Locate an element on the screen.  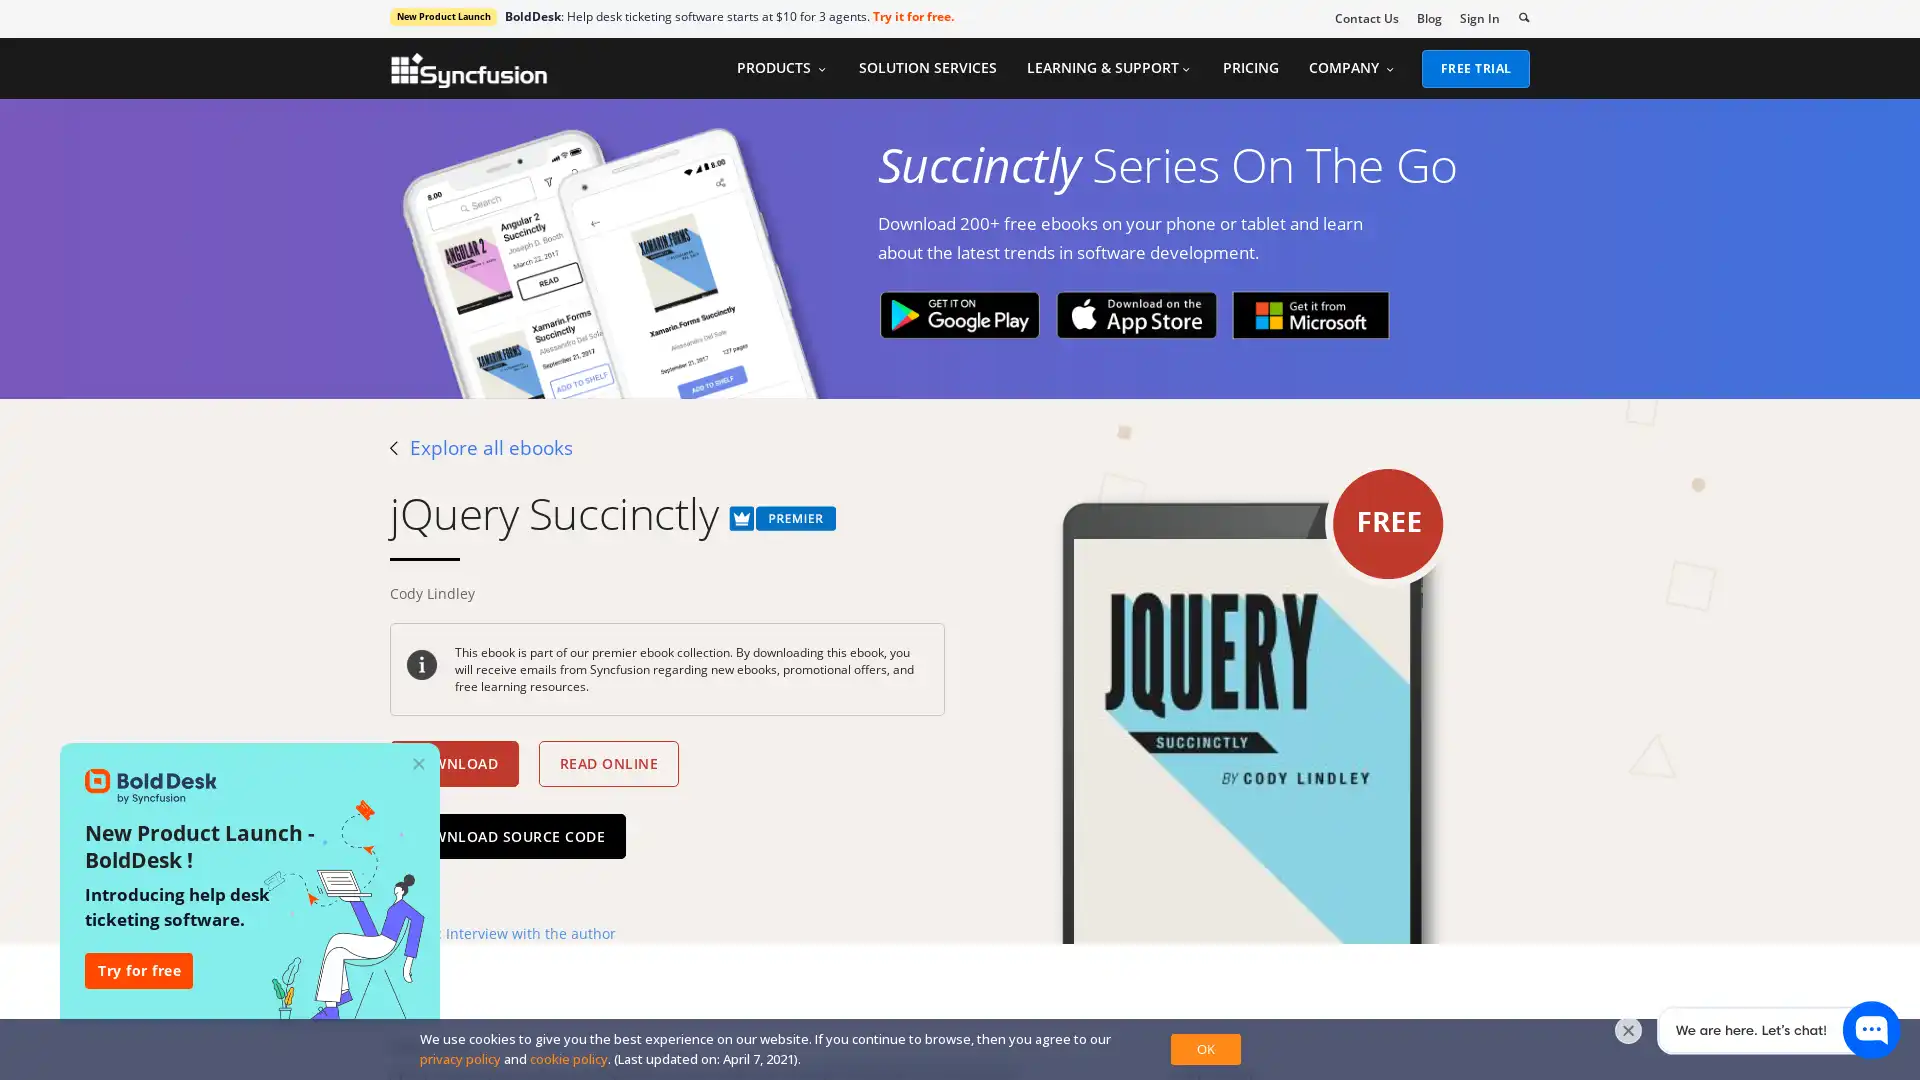
OK is located at coordinates (1204, 1048).